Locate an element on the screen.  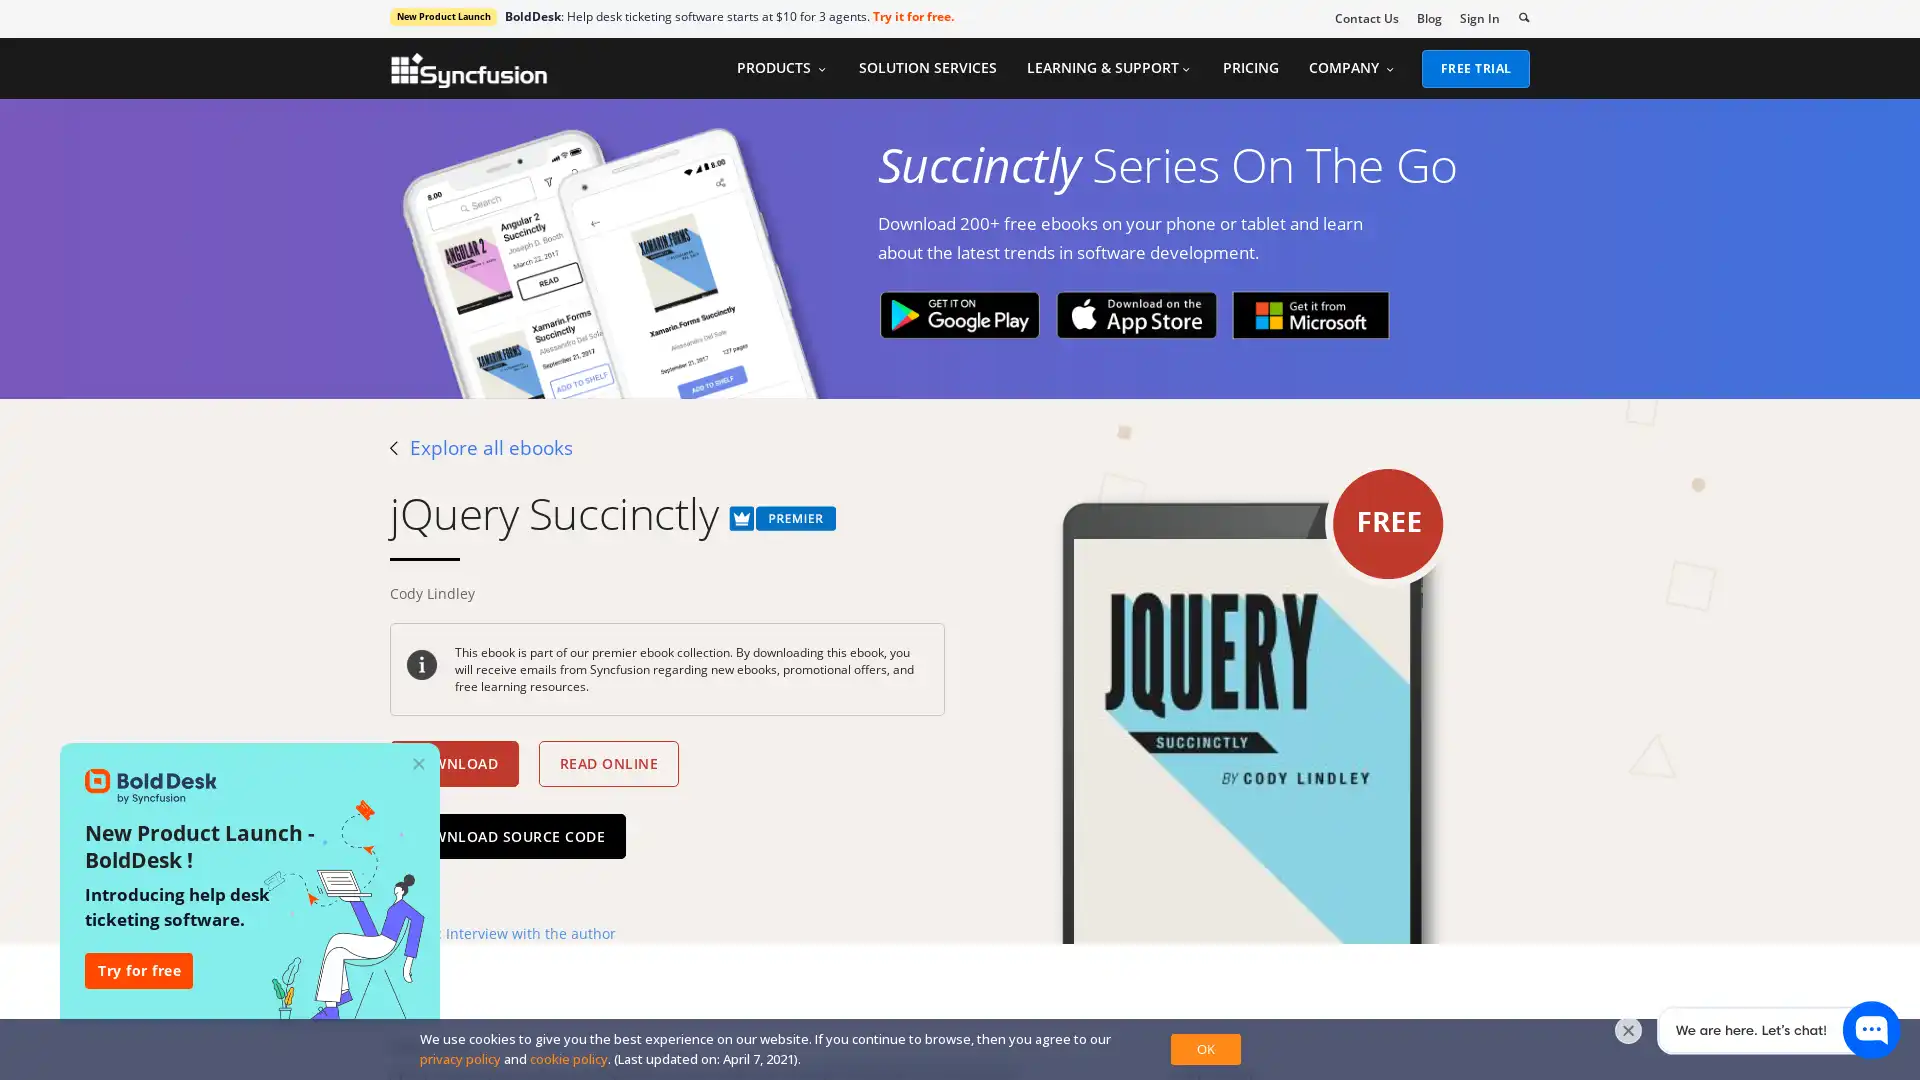
OK is located at coordinates (1204, 1048).